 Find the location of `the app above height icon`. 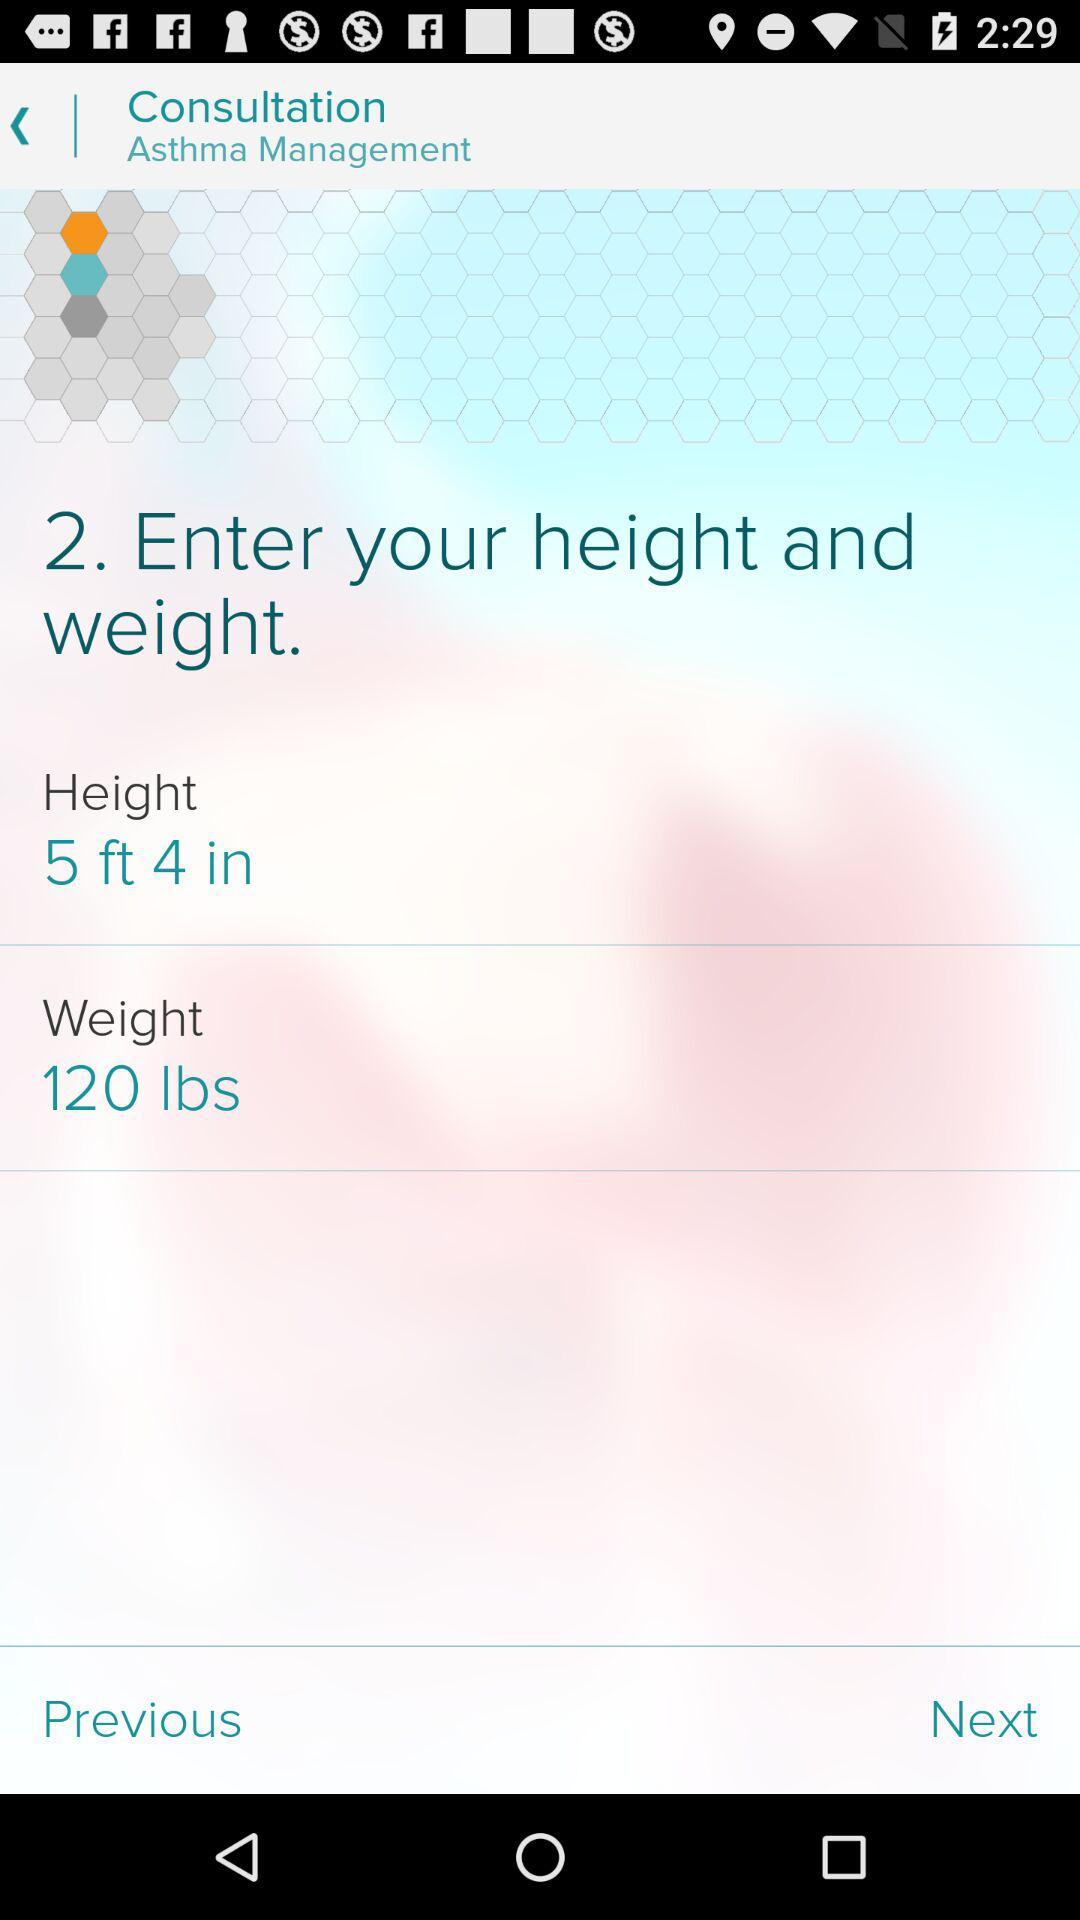

the app above height icon is located at coordinates (540, 584).